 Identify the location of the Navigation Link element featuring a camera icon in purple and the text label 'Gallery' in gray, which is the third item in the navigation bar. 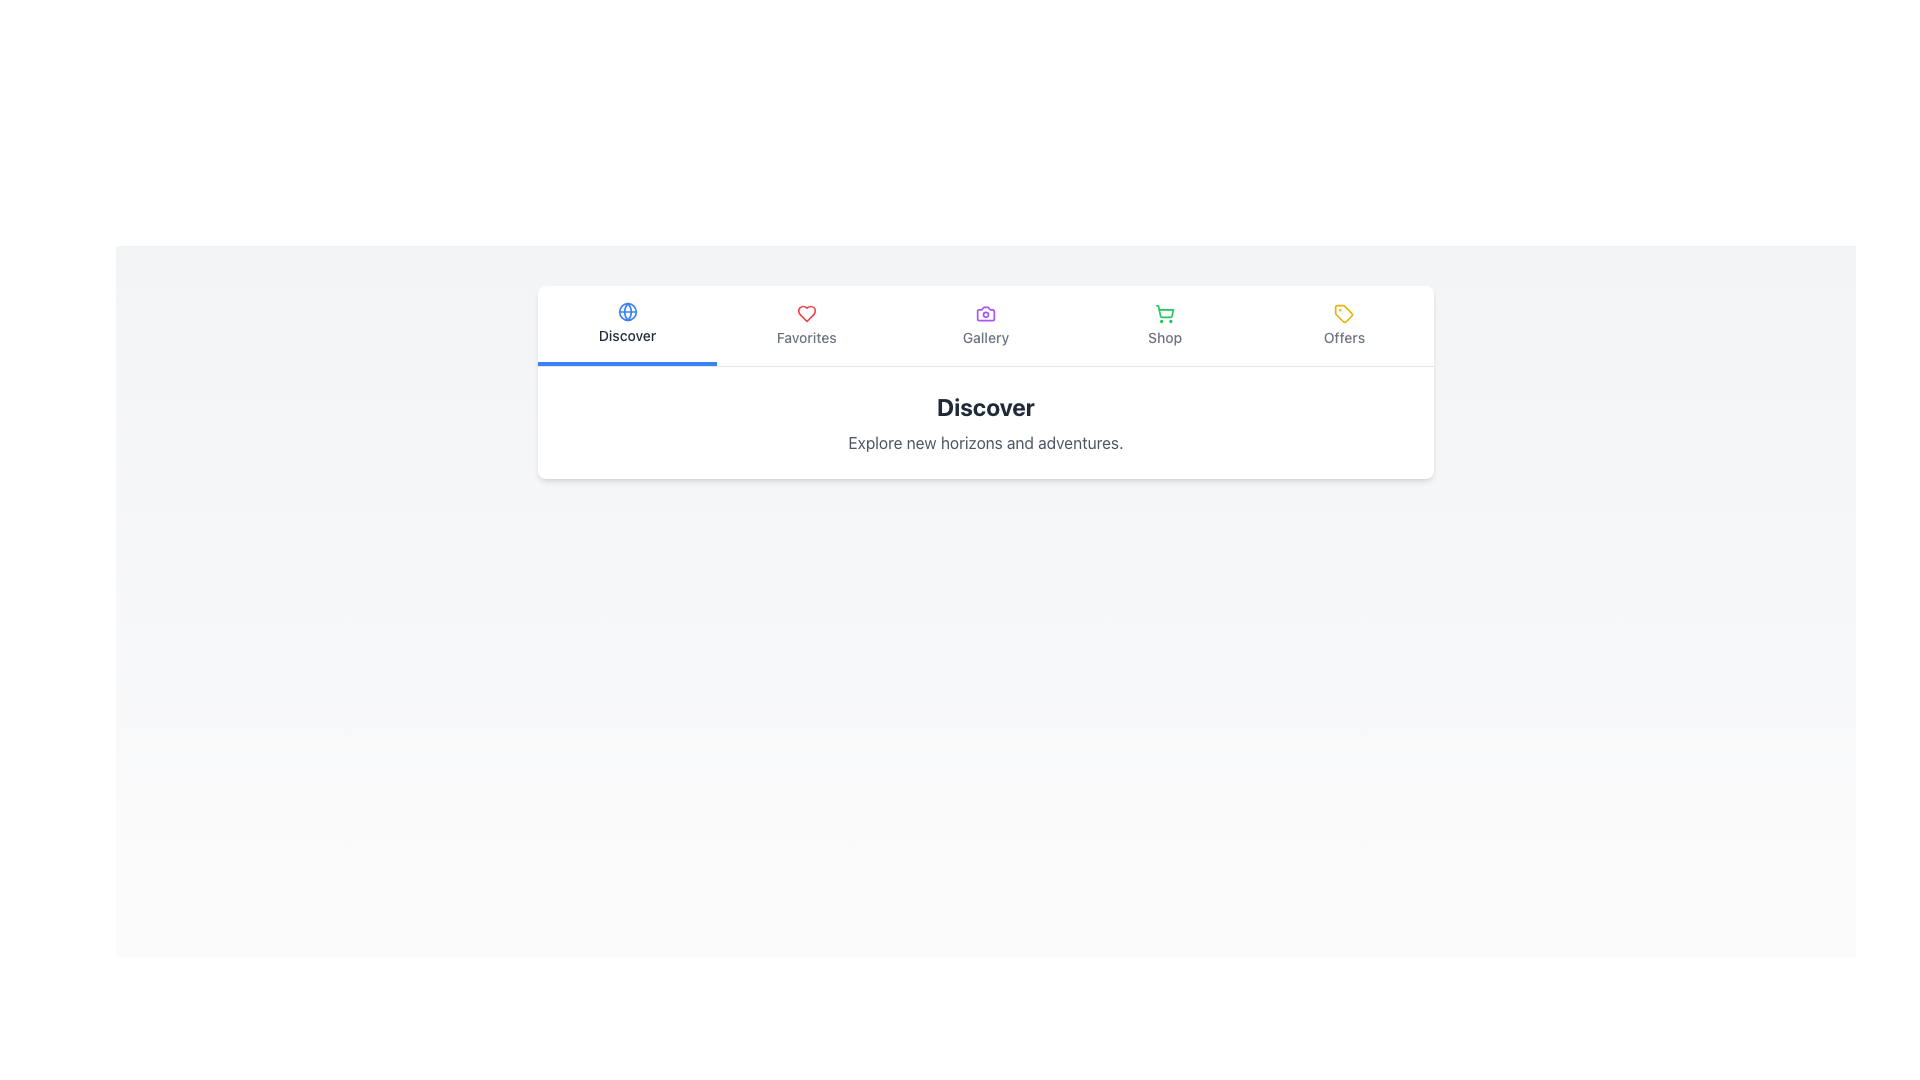
(985, 325).